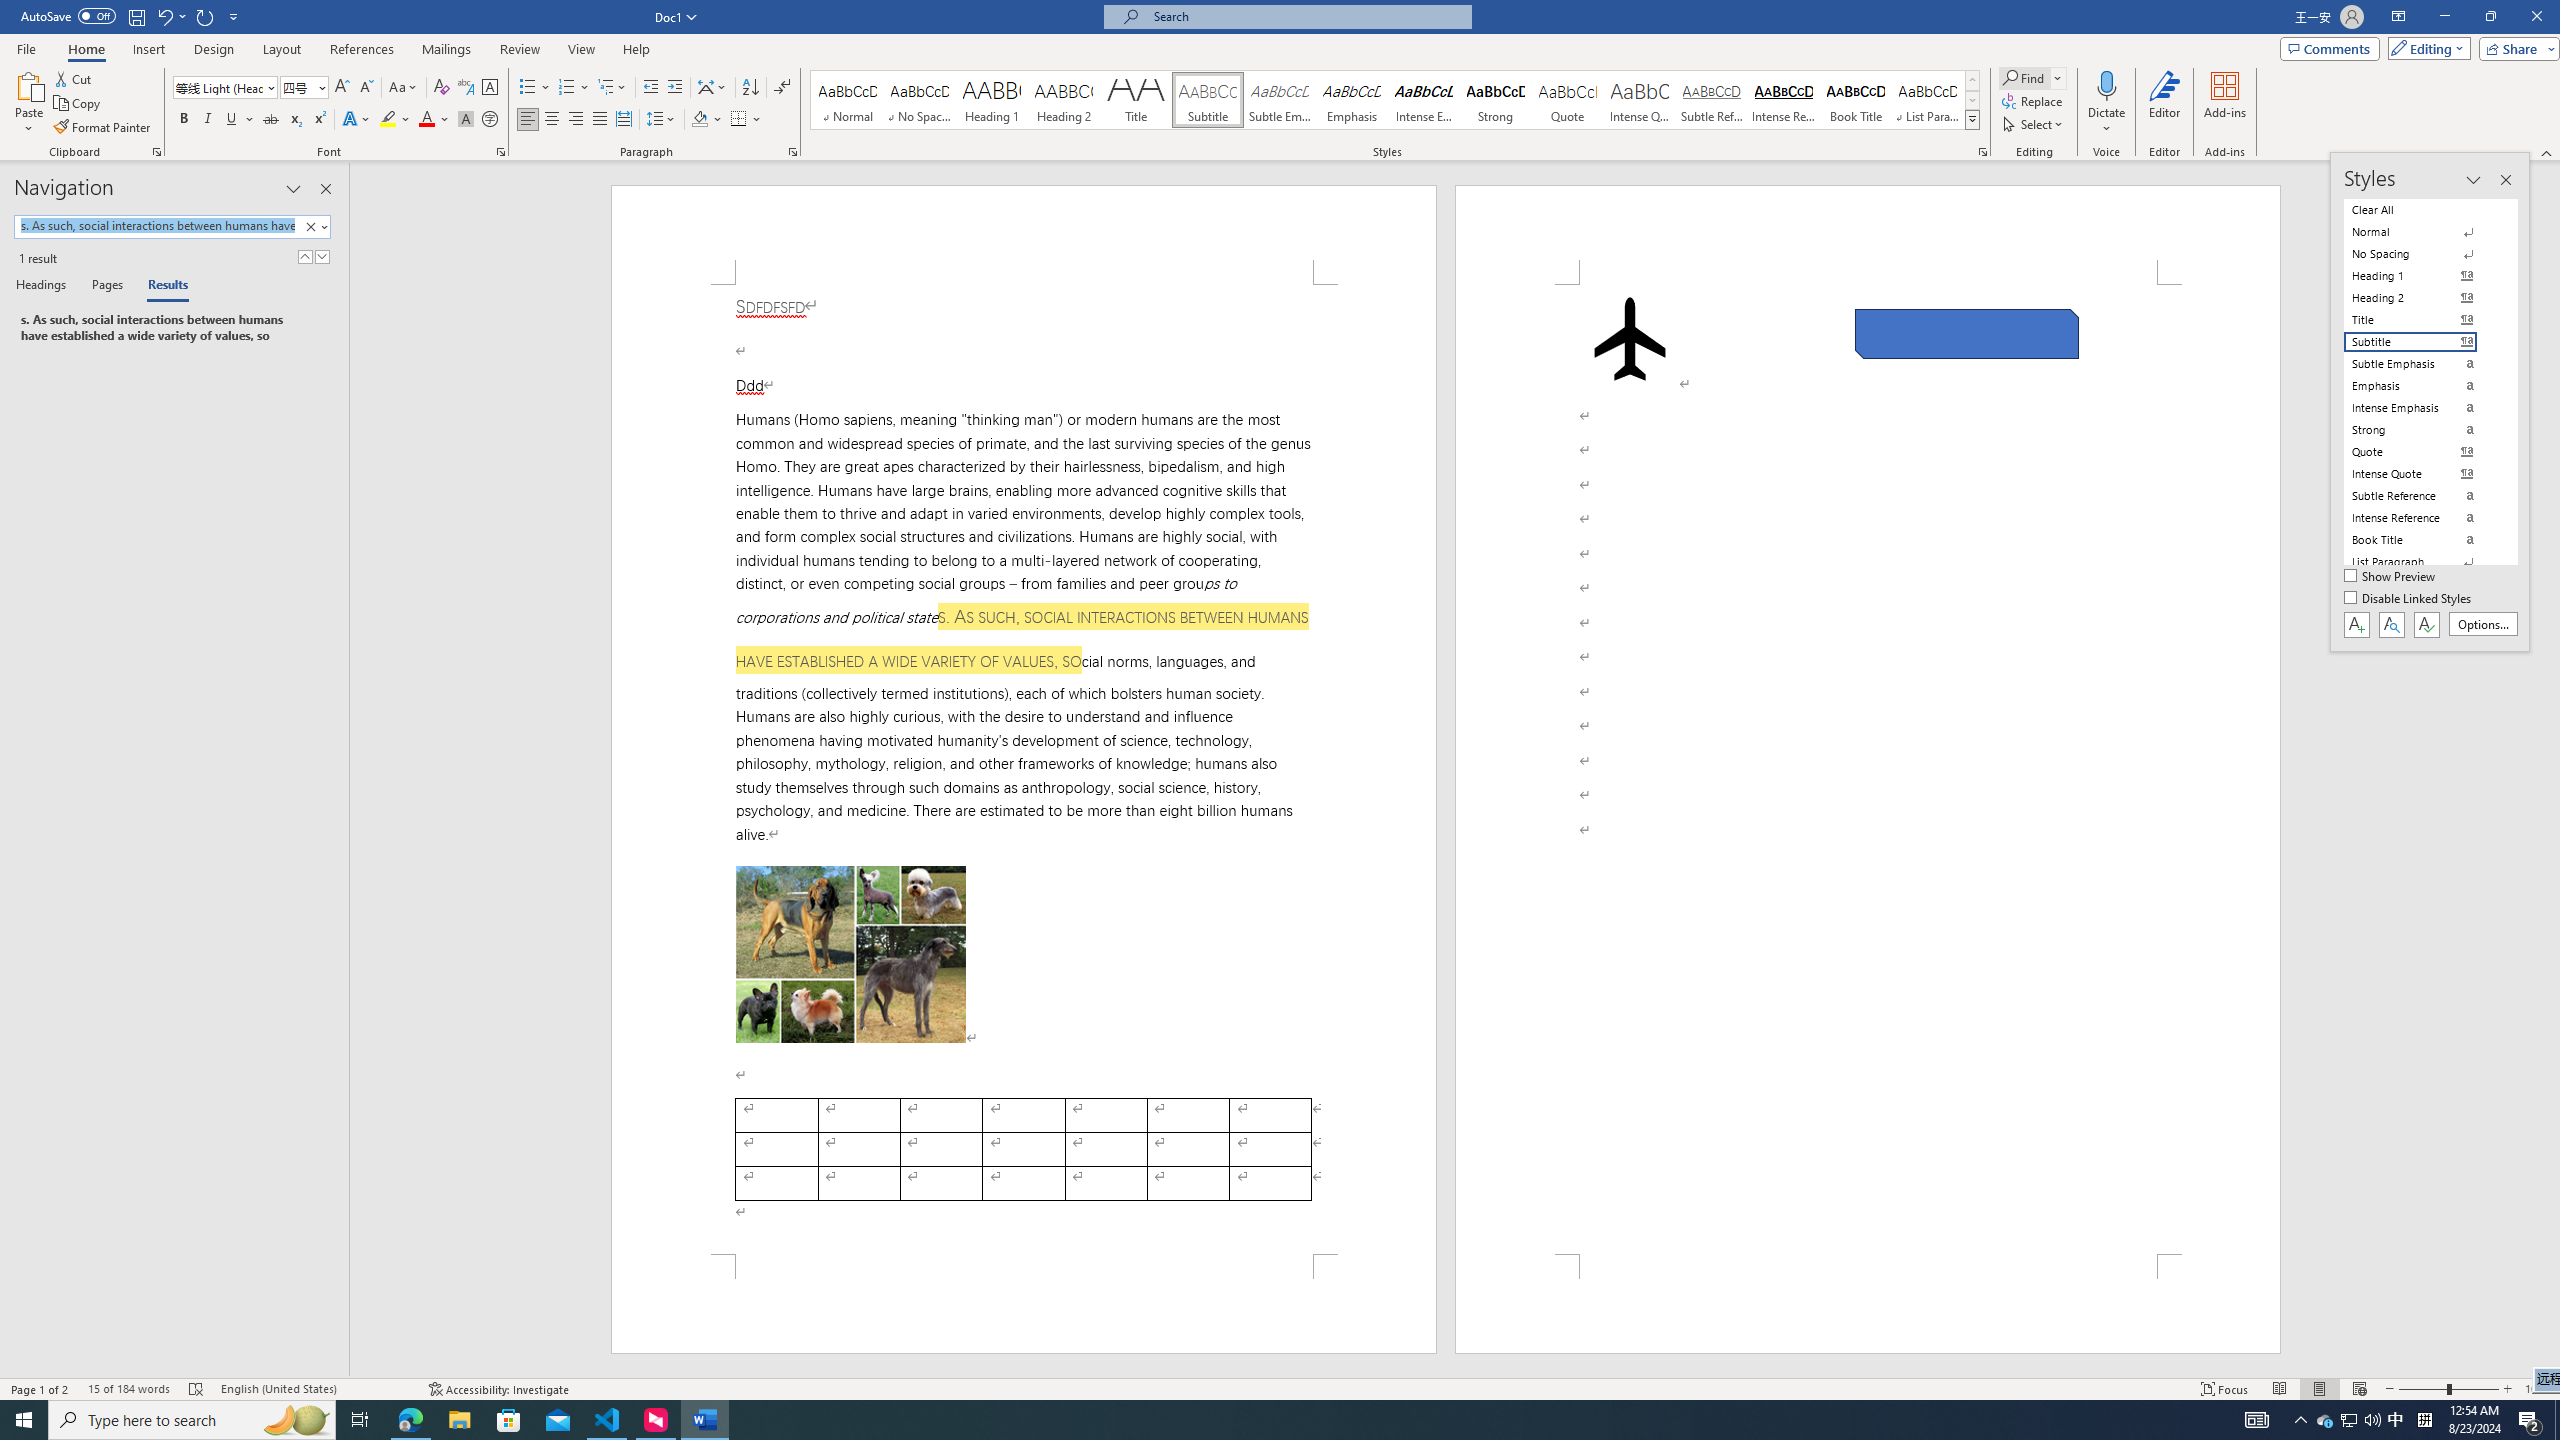 This screenshot has height=1440, width=2560. What do you see at coordinates (1628, 338) in the screenshot?
I see `'Airplane with solid fill'` at bounding box center [1628, 338].